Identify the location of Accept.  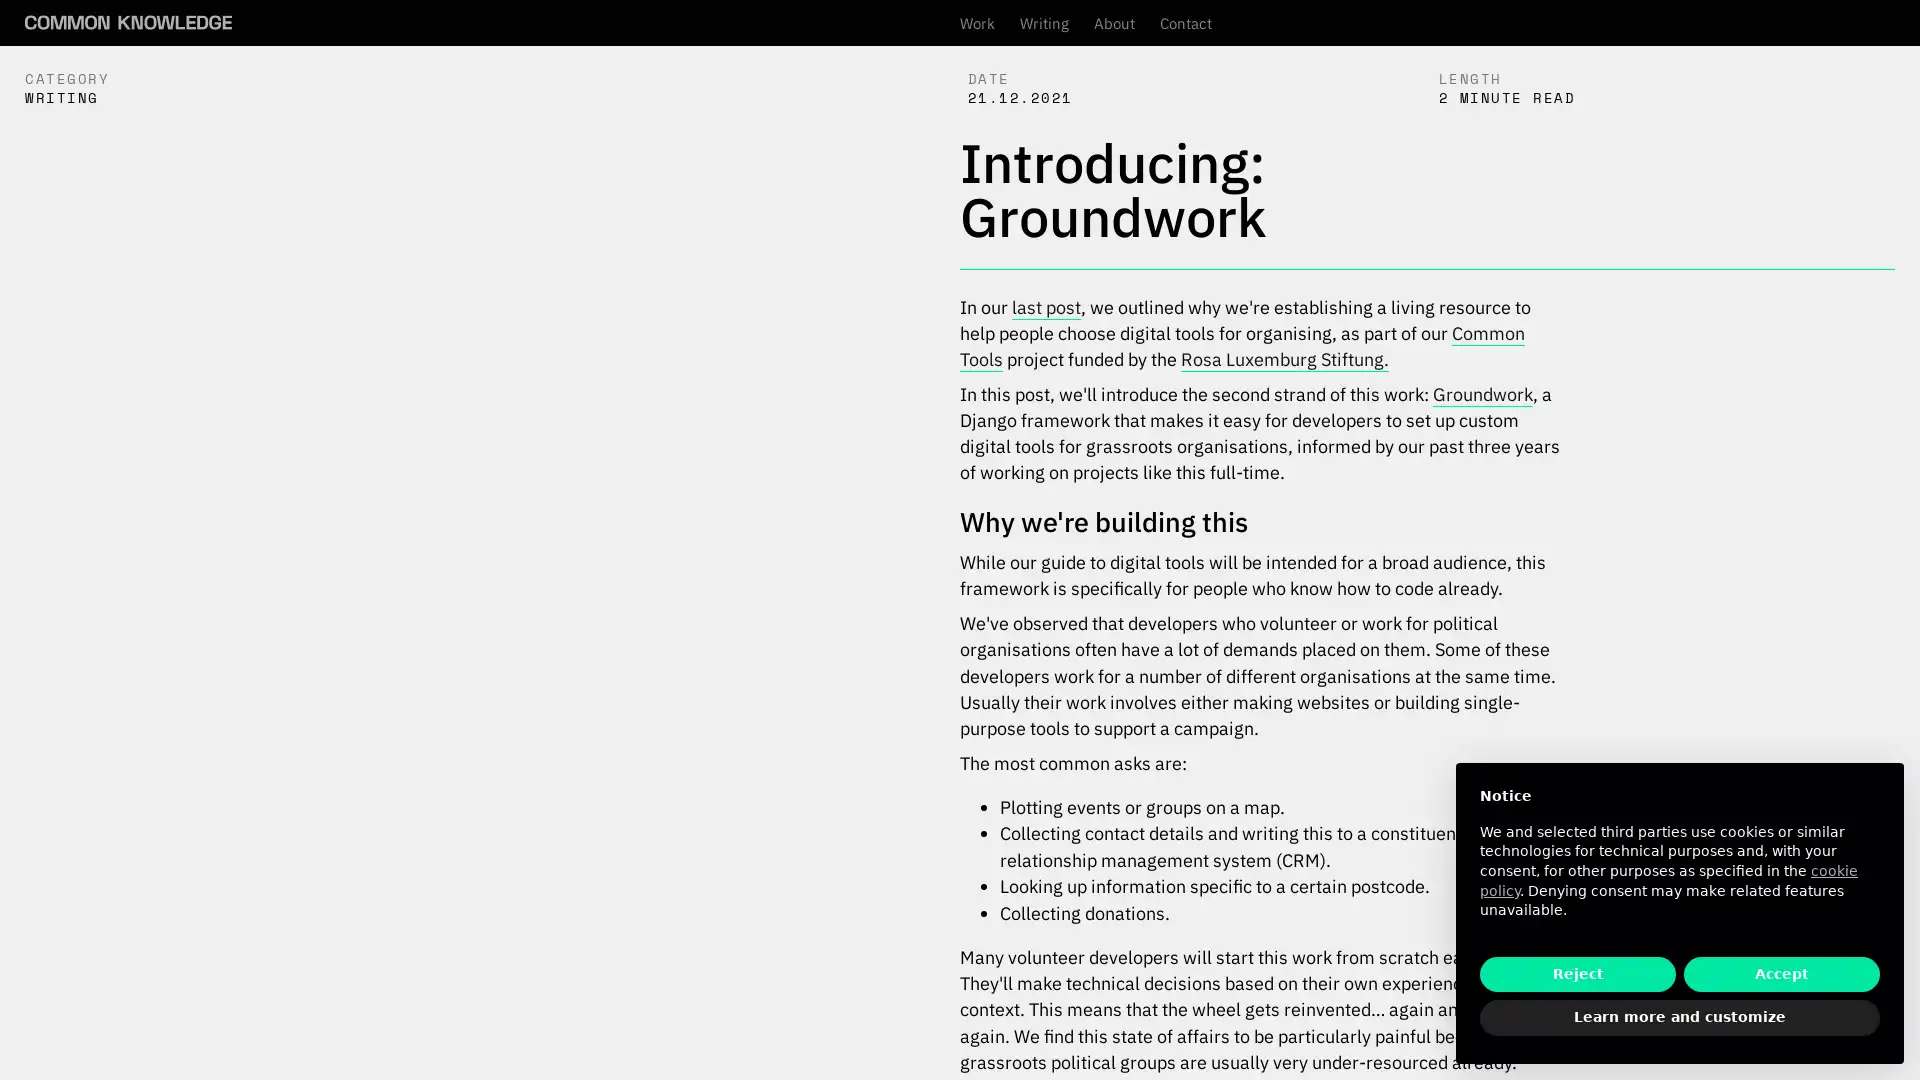
(1781, 973).